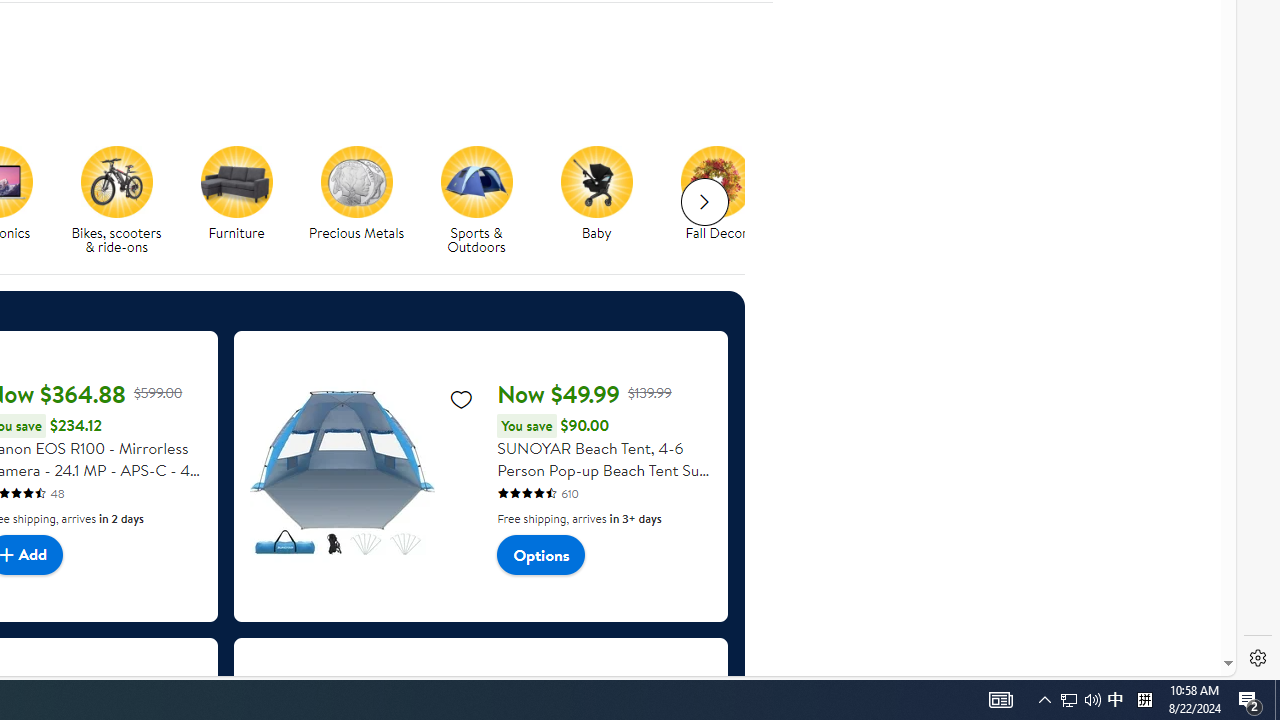 Image resolution: width=1280 pixels, height=720 pixels. What do you see at coordinates (723, 201) in the screenshot?
I see `'Fall Decor'` at bounding box center [723, 201].